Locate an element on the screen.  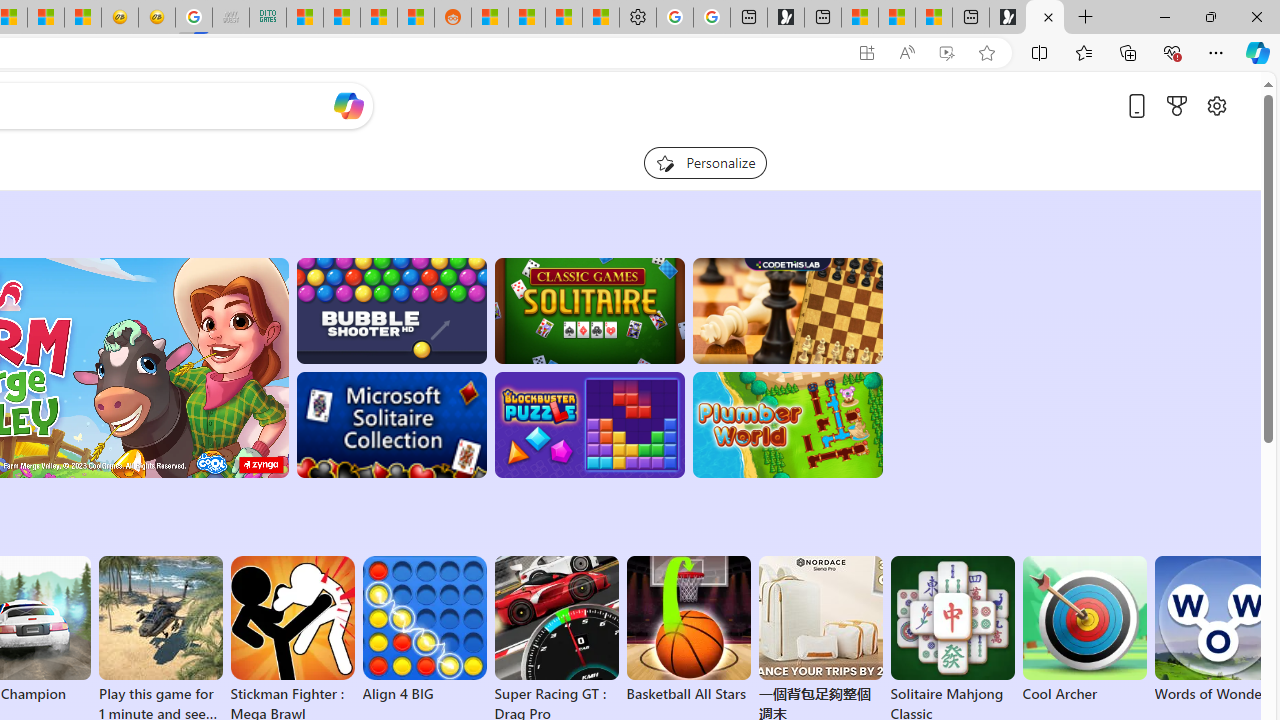
'Cool Archer' is located at coordinates (1083, 630).